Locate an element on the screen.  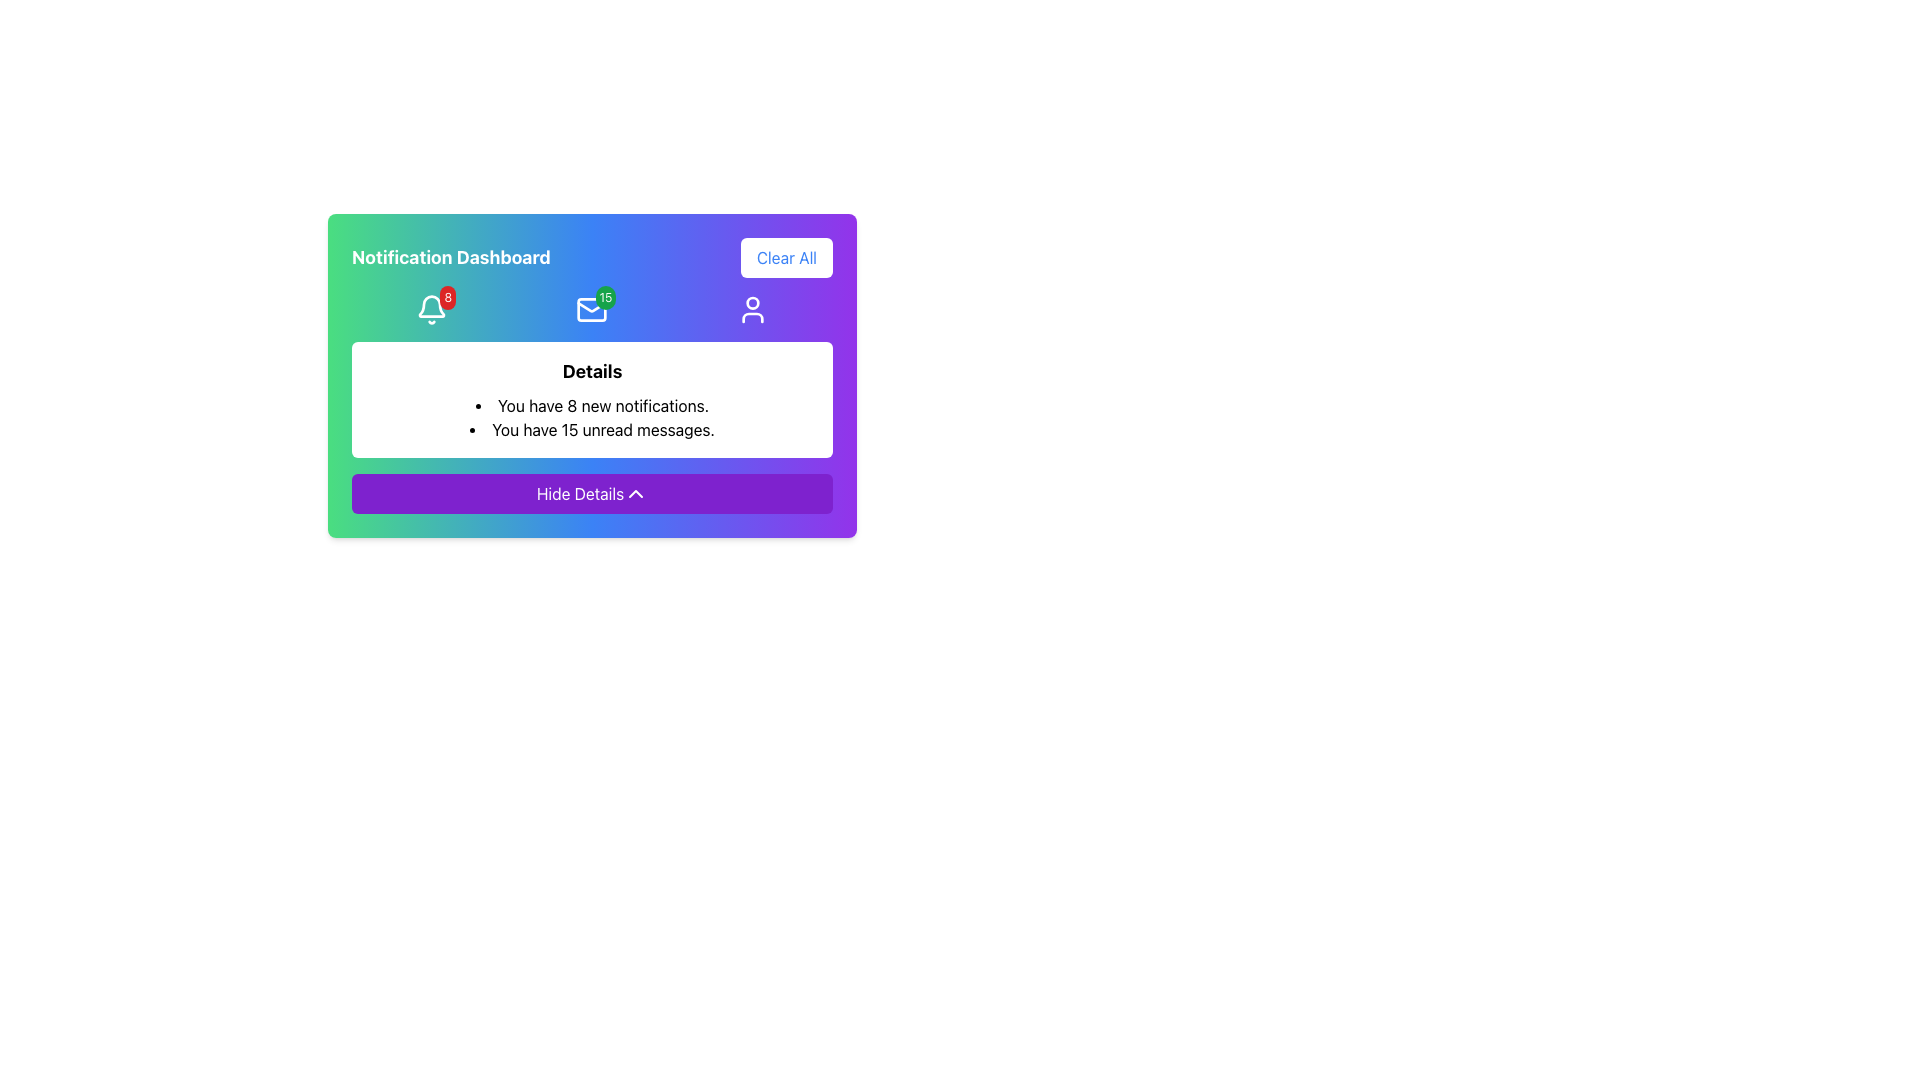
the 'Hide Details' button with a purple background located at the bottom of the notification panel to hide details is located at coordinates (591, 493).